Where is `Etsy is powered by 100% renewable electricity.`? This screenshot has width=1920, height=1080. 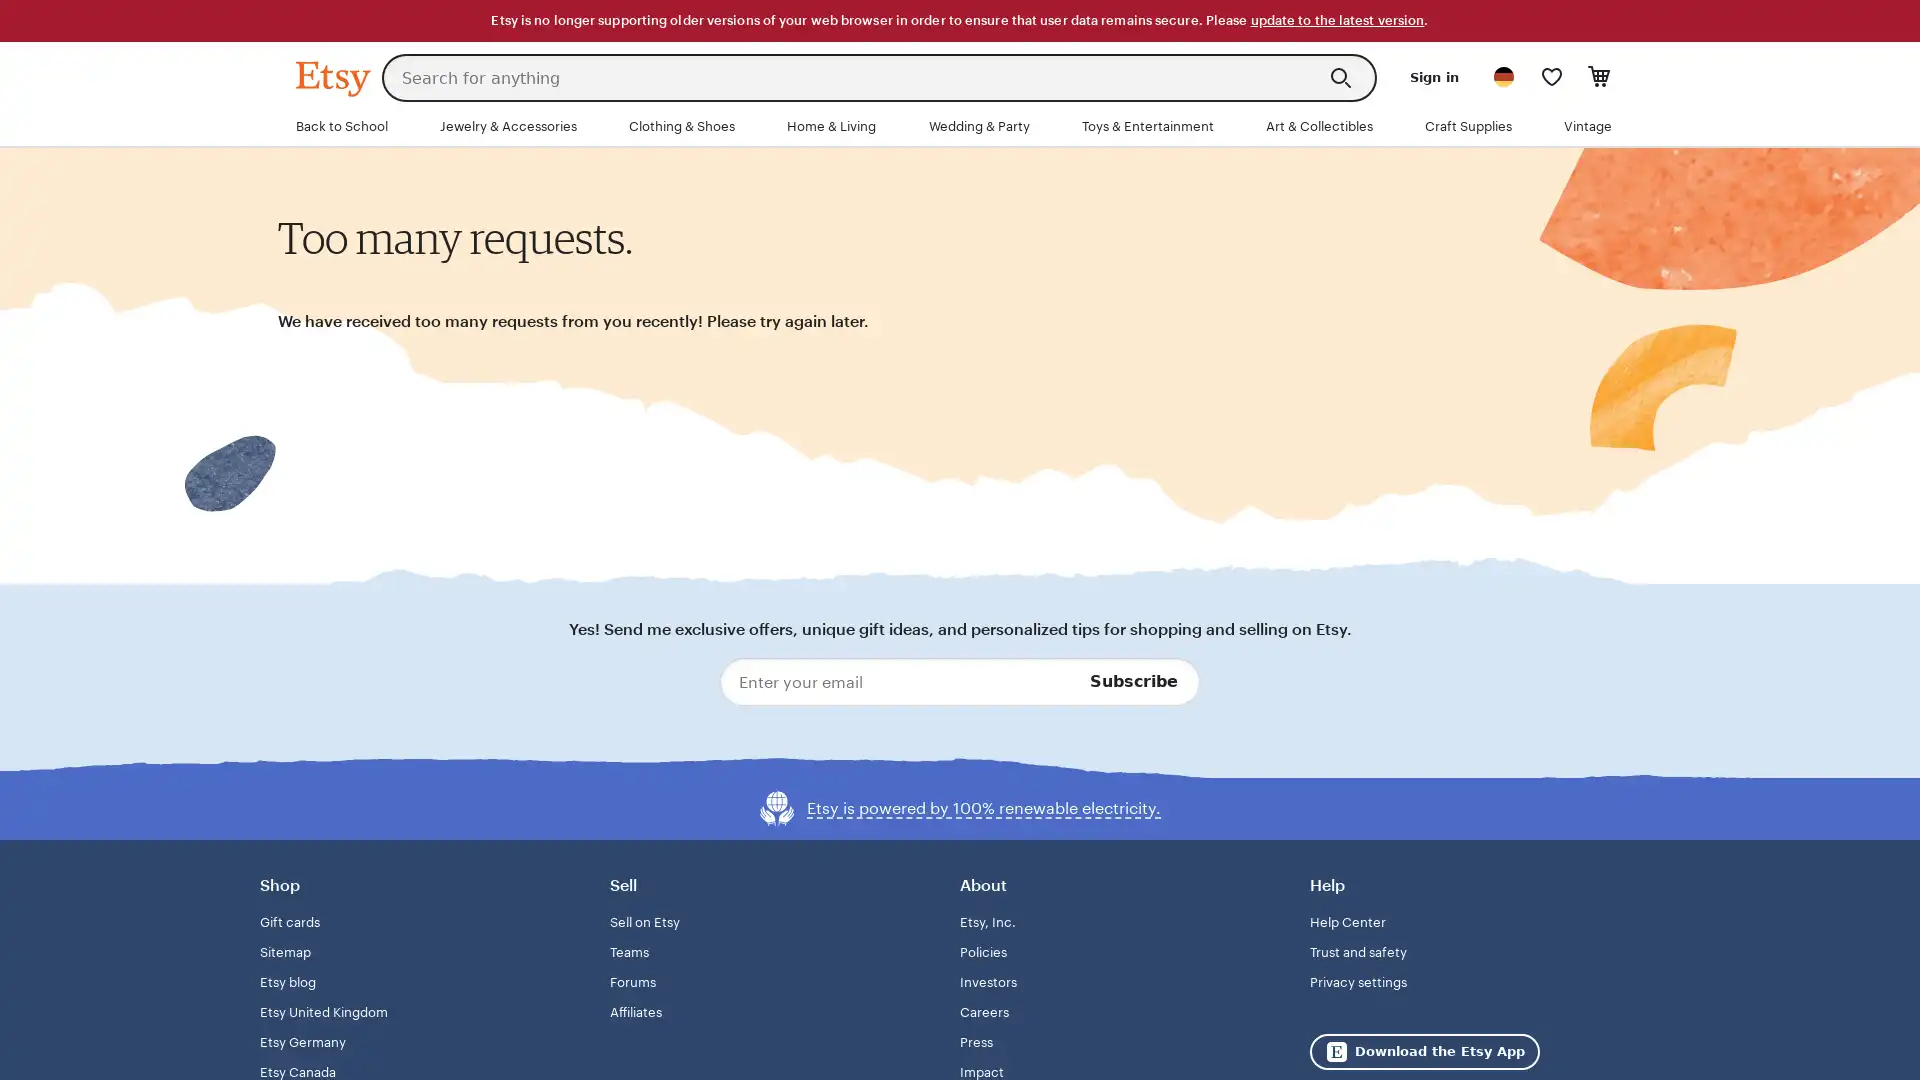 Etsy is powered by 100% renewable electricity. is located at coordinates (960, 808).